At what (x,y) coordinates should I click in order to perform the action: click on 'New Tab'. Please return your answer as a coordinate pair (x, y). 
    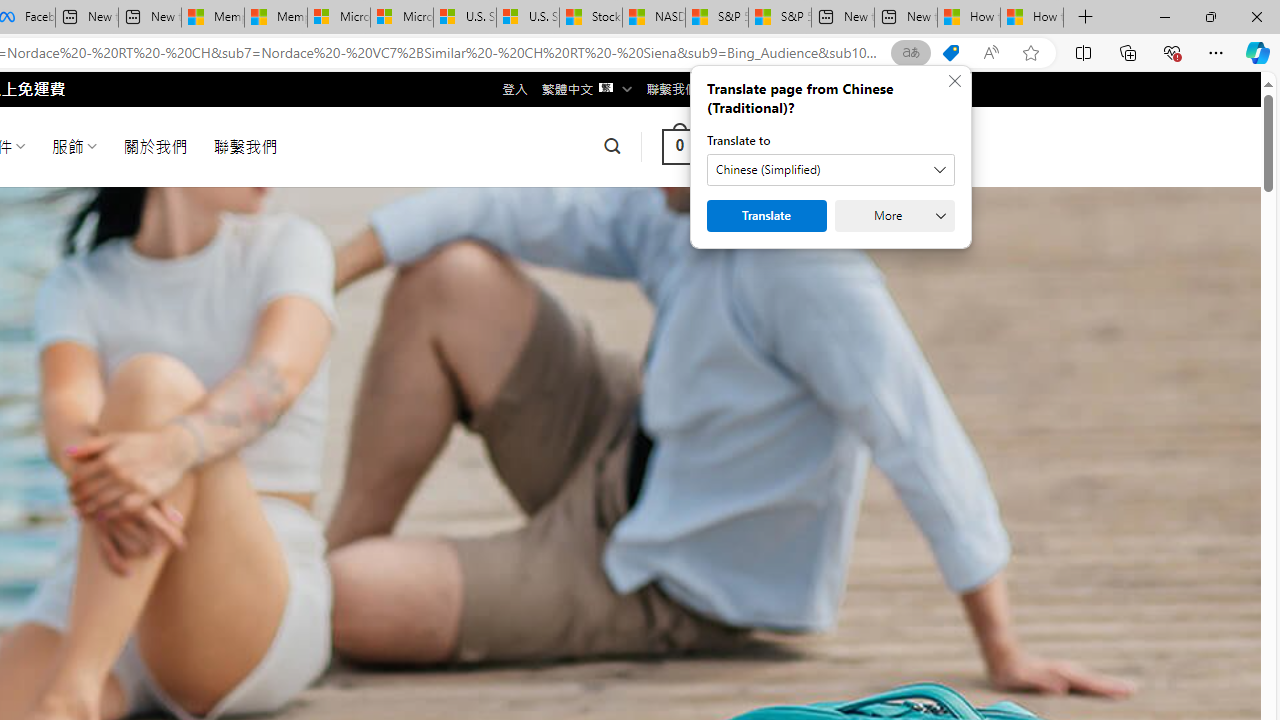
    Looking at the image, I should click on (1085, 17).